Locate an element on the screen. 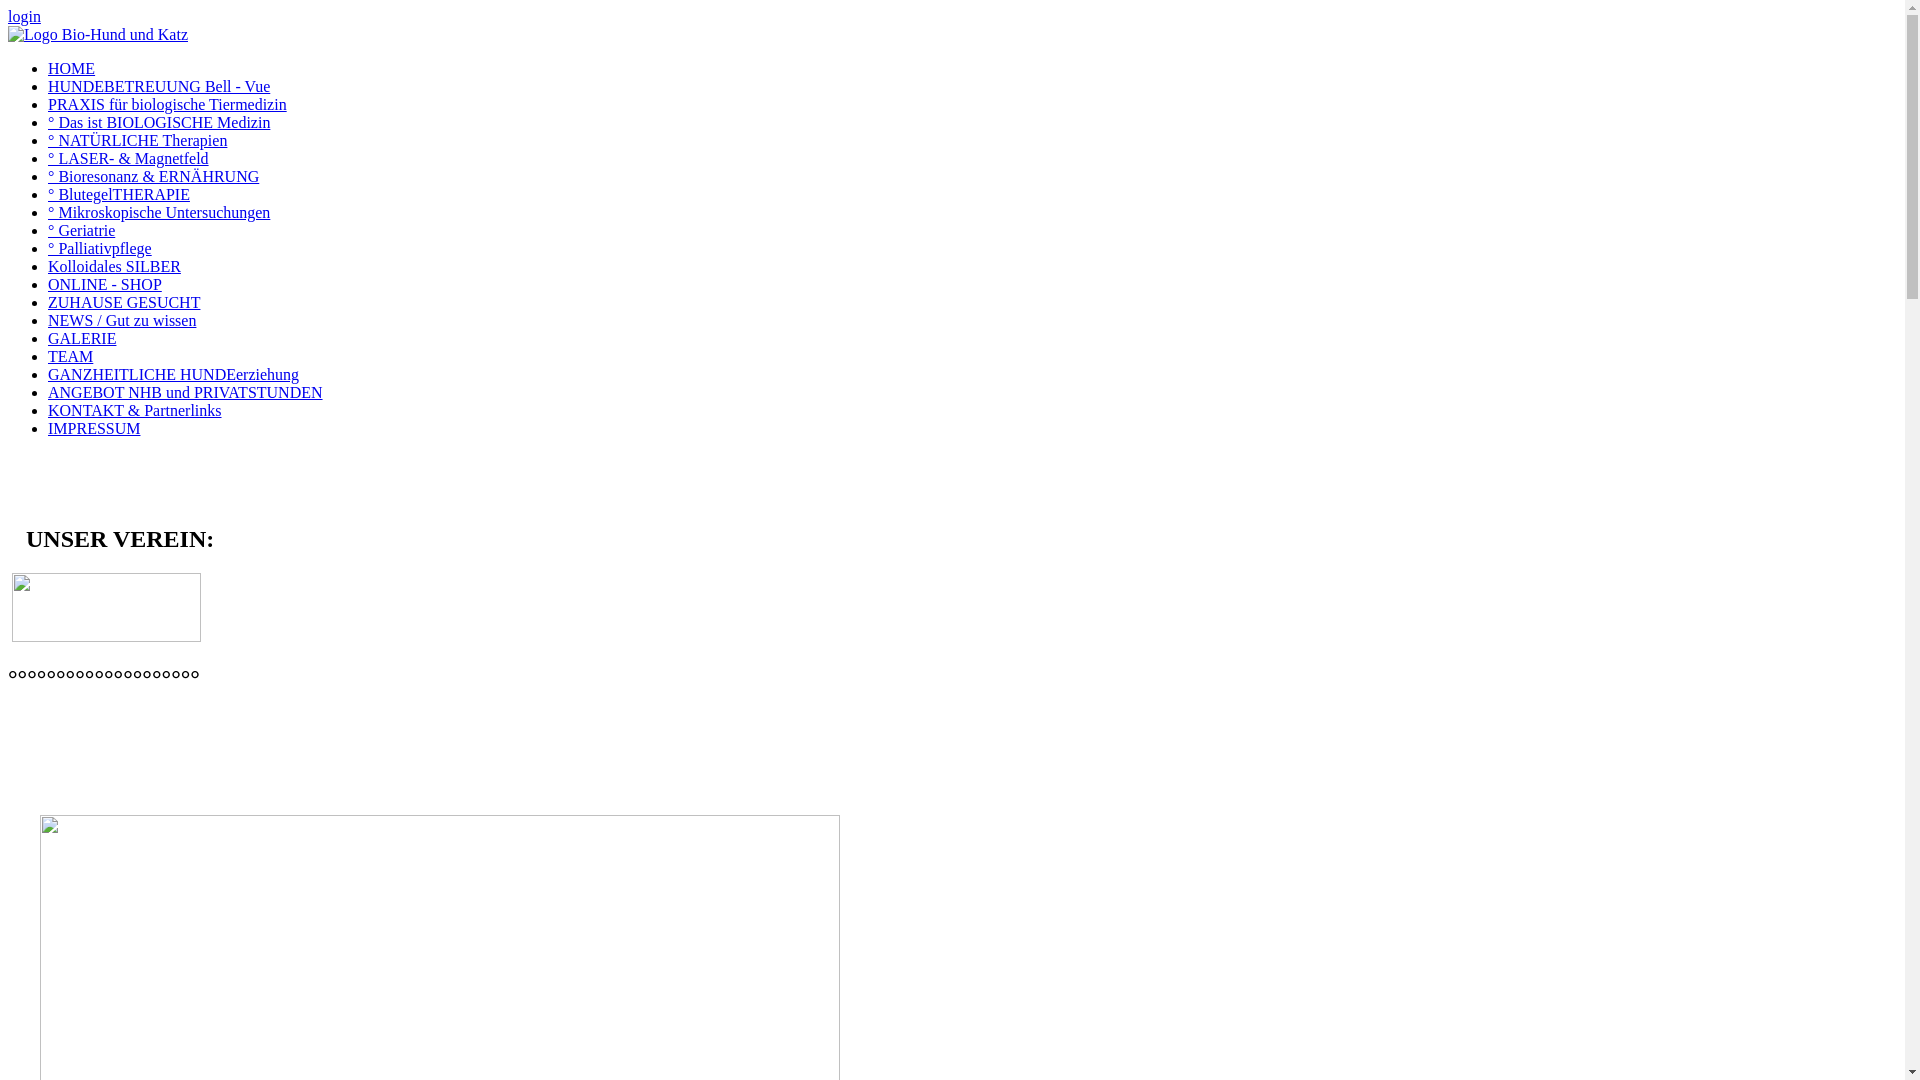 The width and height of the screenshot is (1920, 1080). 'ONLINE - SHOP' is located at coordinates (104, 284).